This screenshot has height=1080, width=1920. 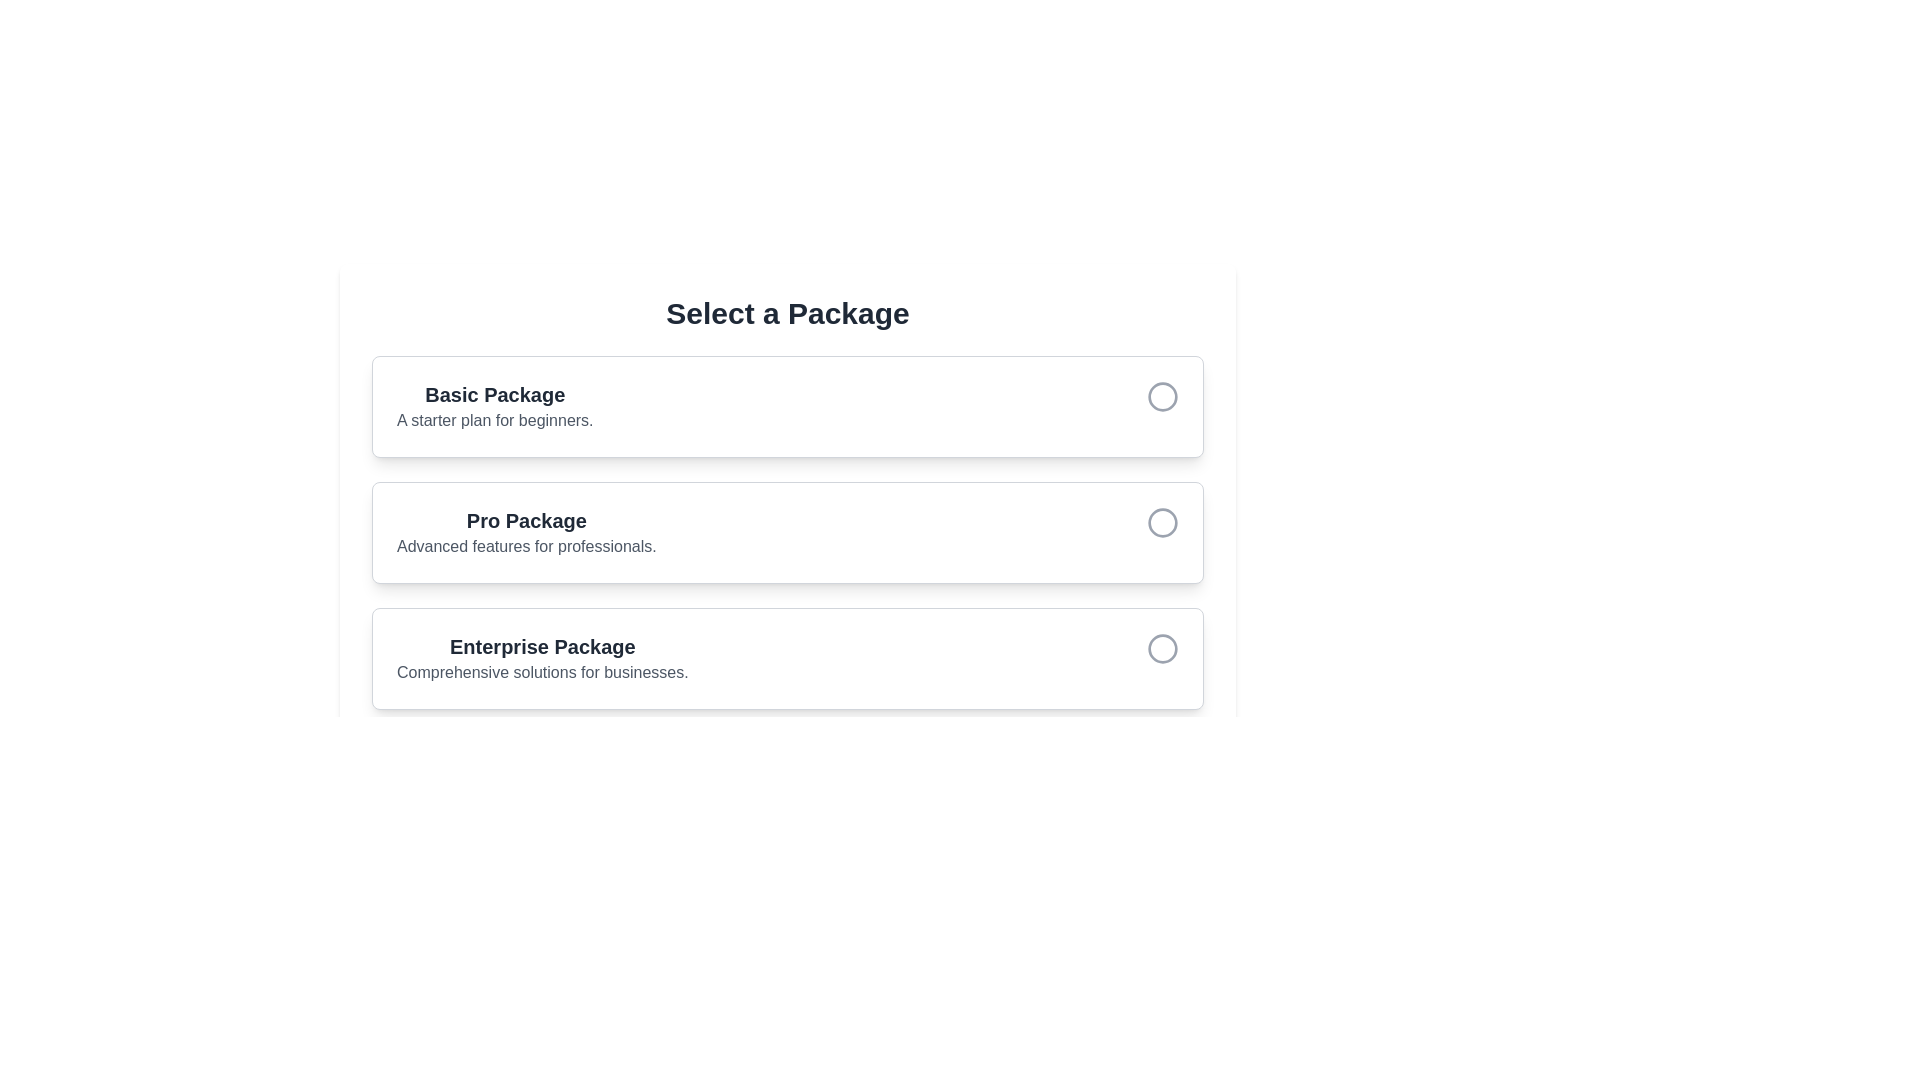 What do you see at coordinates (1162, 659) in the screenshot?
I see `the radio button for the 'Enterprise Package' option` at bounding box center [1162, 659].